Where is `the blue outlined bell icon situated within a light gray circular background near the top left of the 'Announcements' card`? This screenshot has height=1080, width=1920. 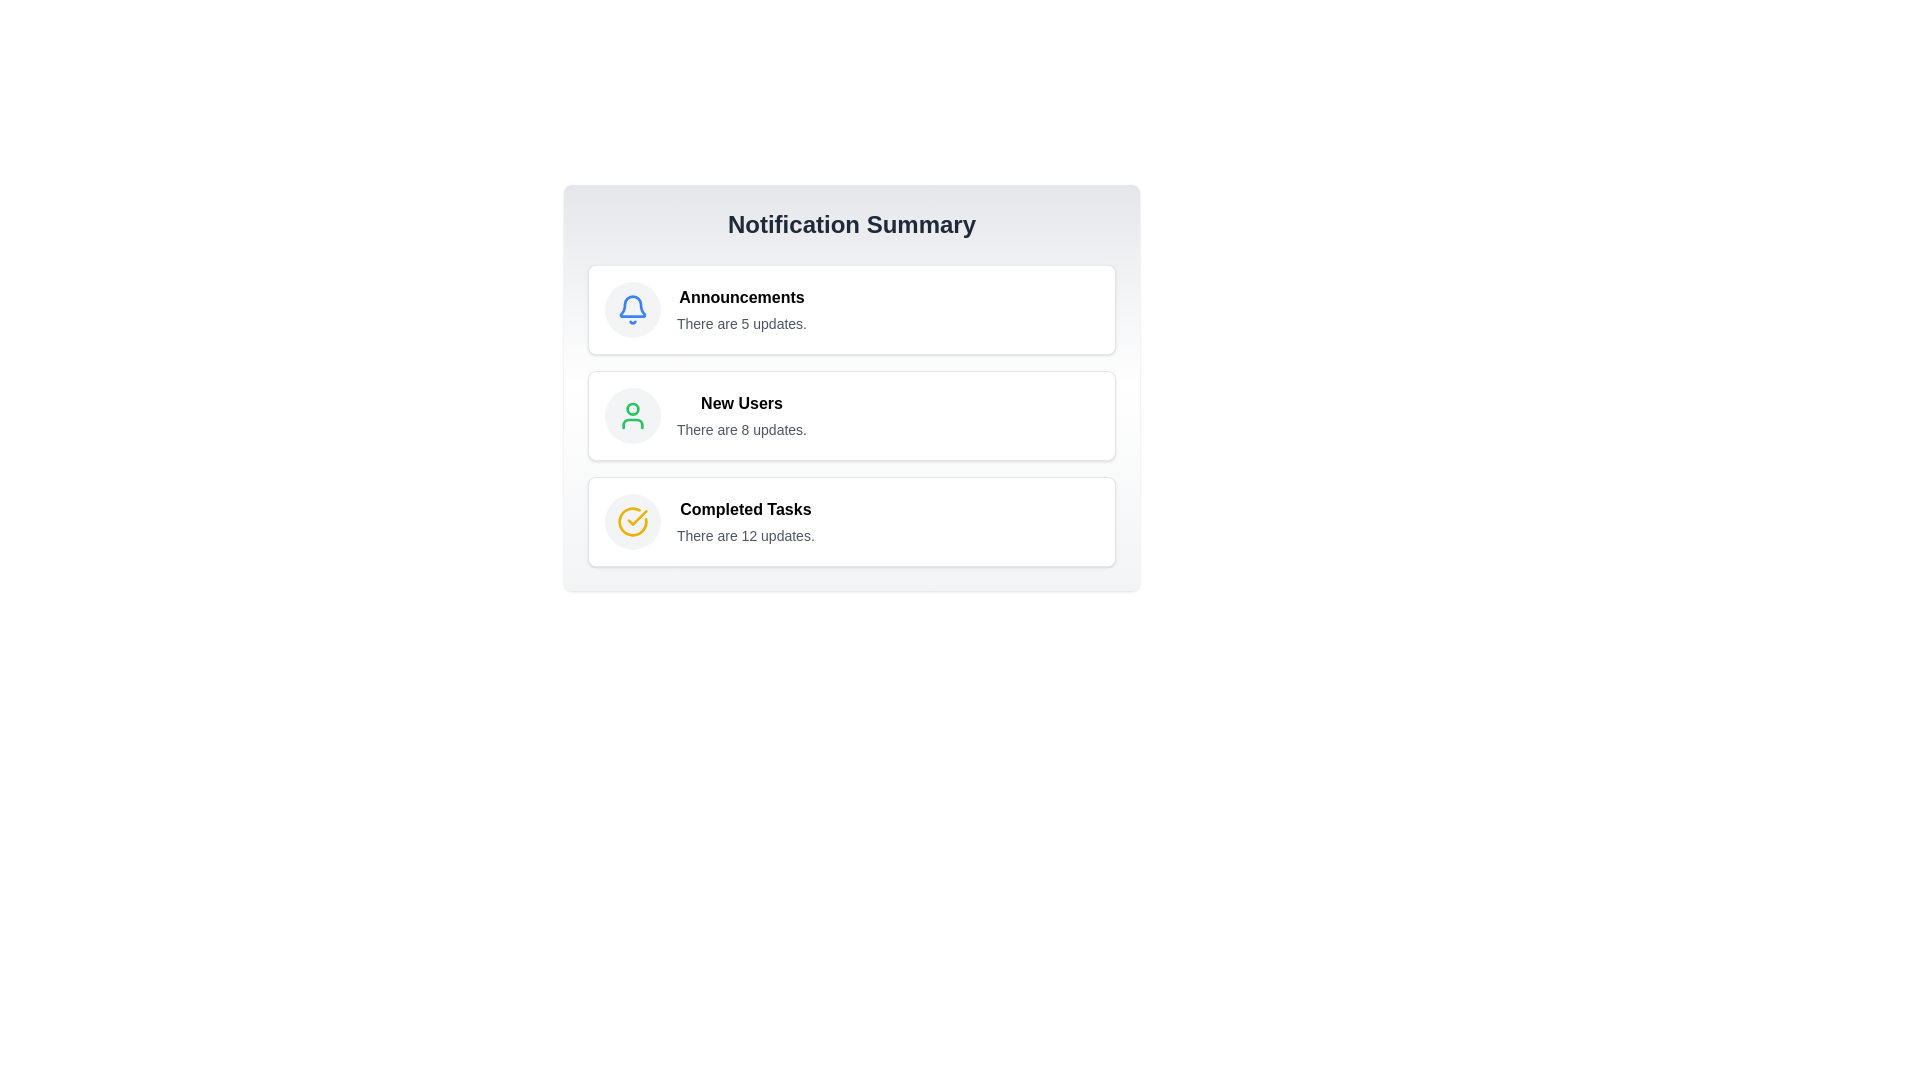
the blue outlined bell icon situated within a light gray circular background near the top left of the 'Announcements' card is located at coordinates (632, 309).